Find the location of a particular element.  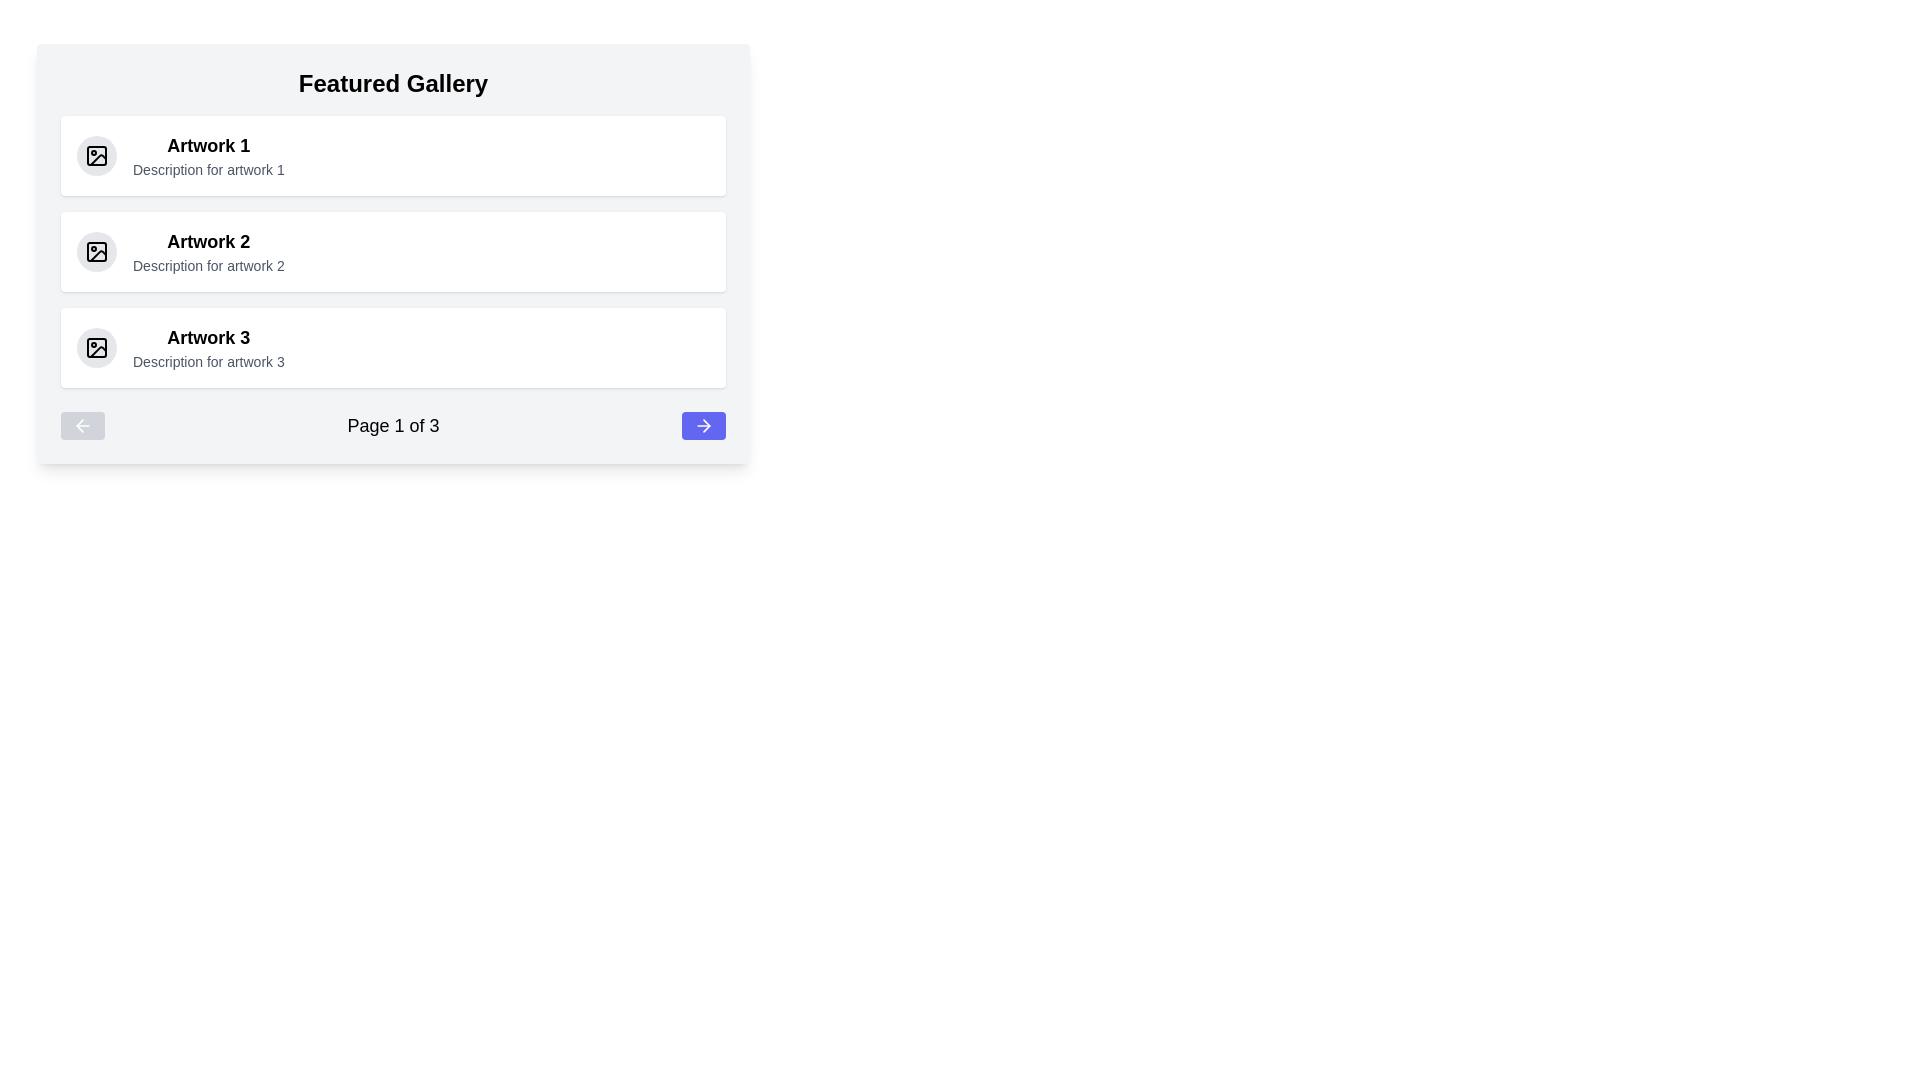

the Text Label that provides descriptive information related to 'Artwork 2', located in the 'Featured Gallery' section, directly below the 'Artwork 2' title text is located at coordinates (208, 265).